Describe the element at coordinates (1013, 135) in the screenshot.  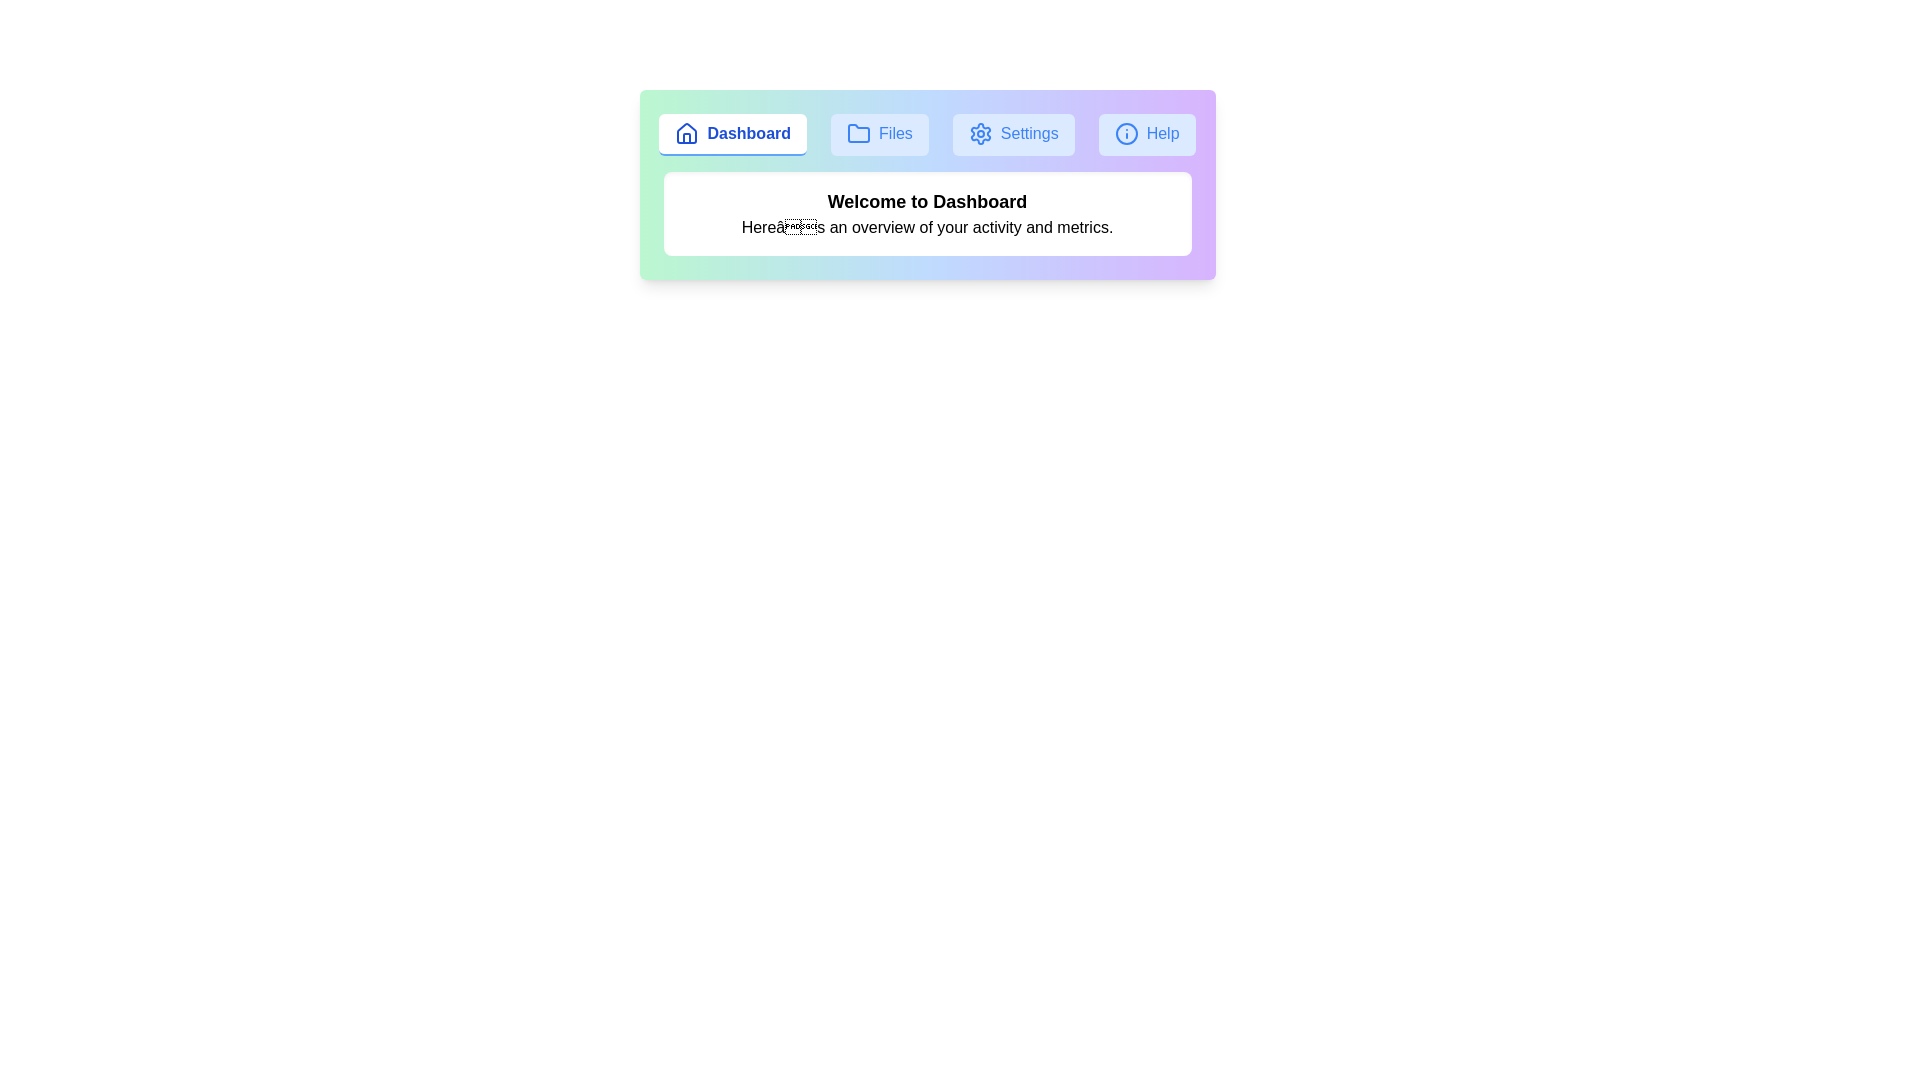
I see `the tab labeled Settings` at that location.